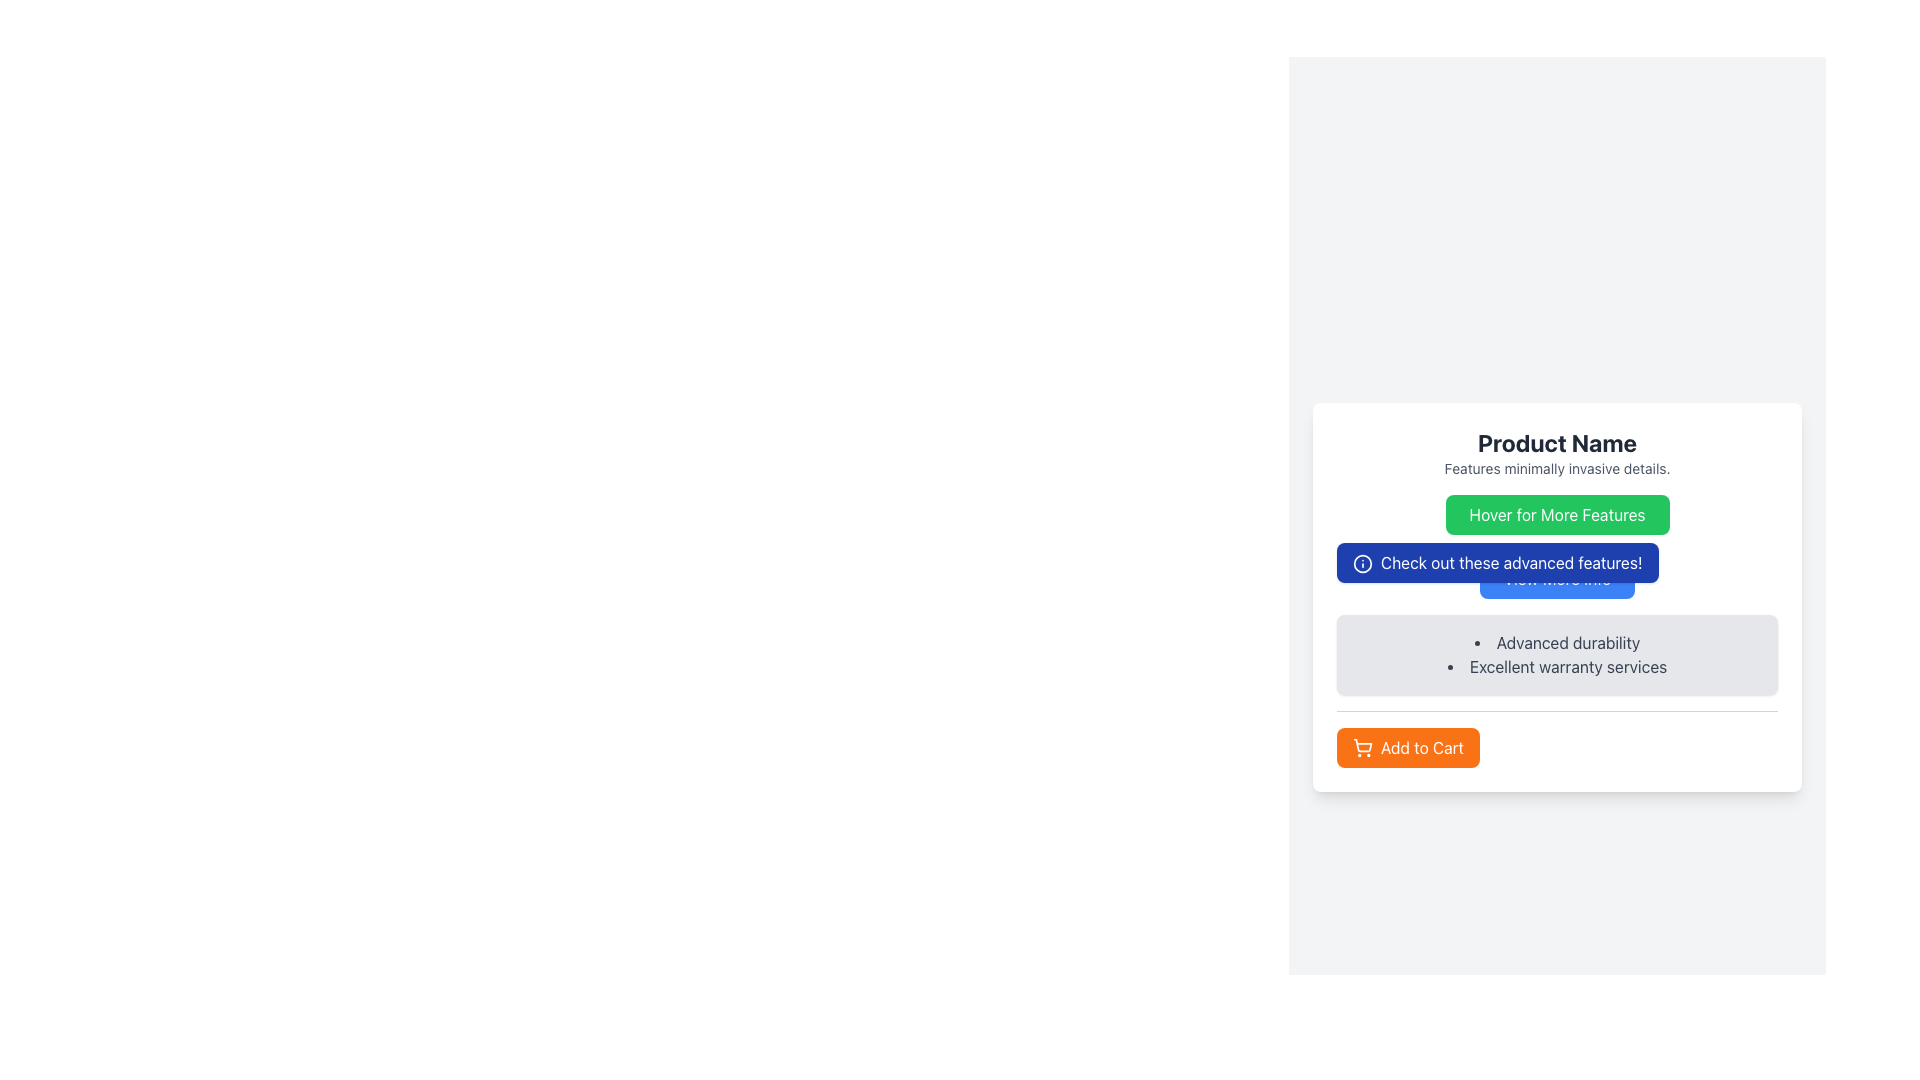 This screenshot has height=1080, width=1920. I want to click on the prominent green button labeled 'Hover for More Features', so click(1556, 513).